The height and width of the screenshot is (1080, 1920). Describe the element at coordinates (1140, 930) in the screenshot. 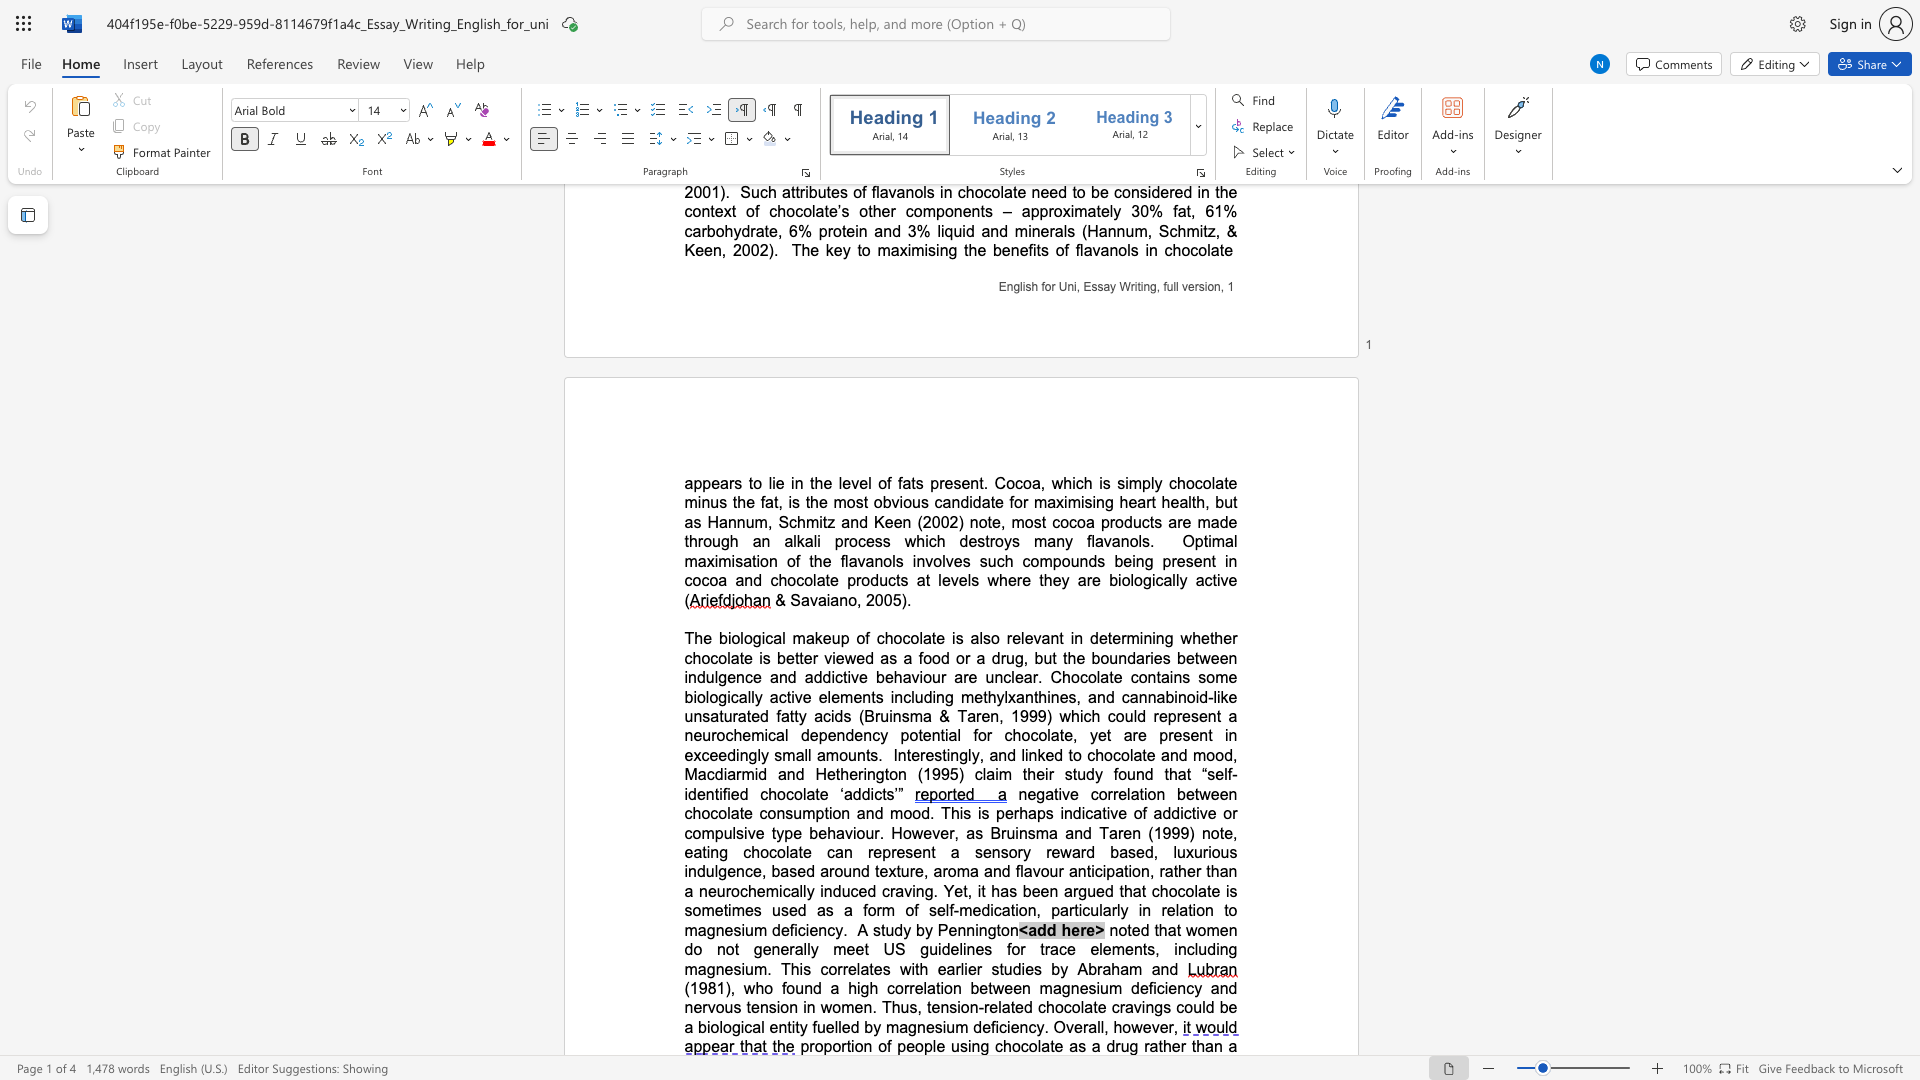

I see `the subset text "d that women do not" within the text "noted that women do not"` at that location.